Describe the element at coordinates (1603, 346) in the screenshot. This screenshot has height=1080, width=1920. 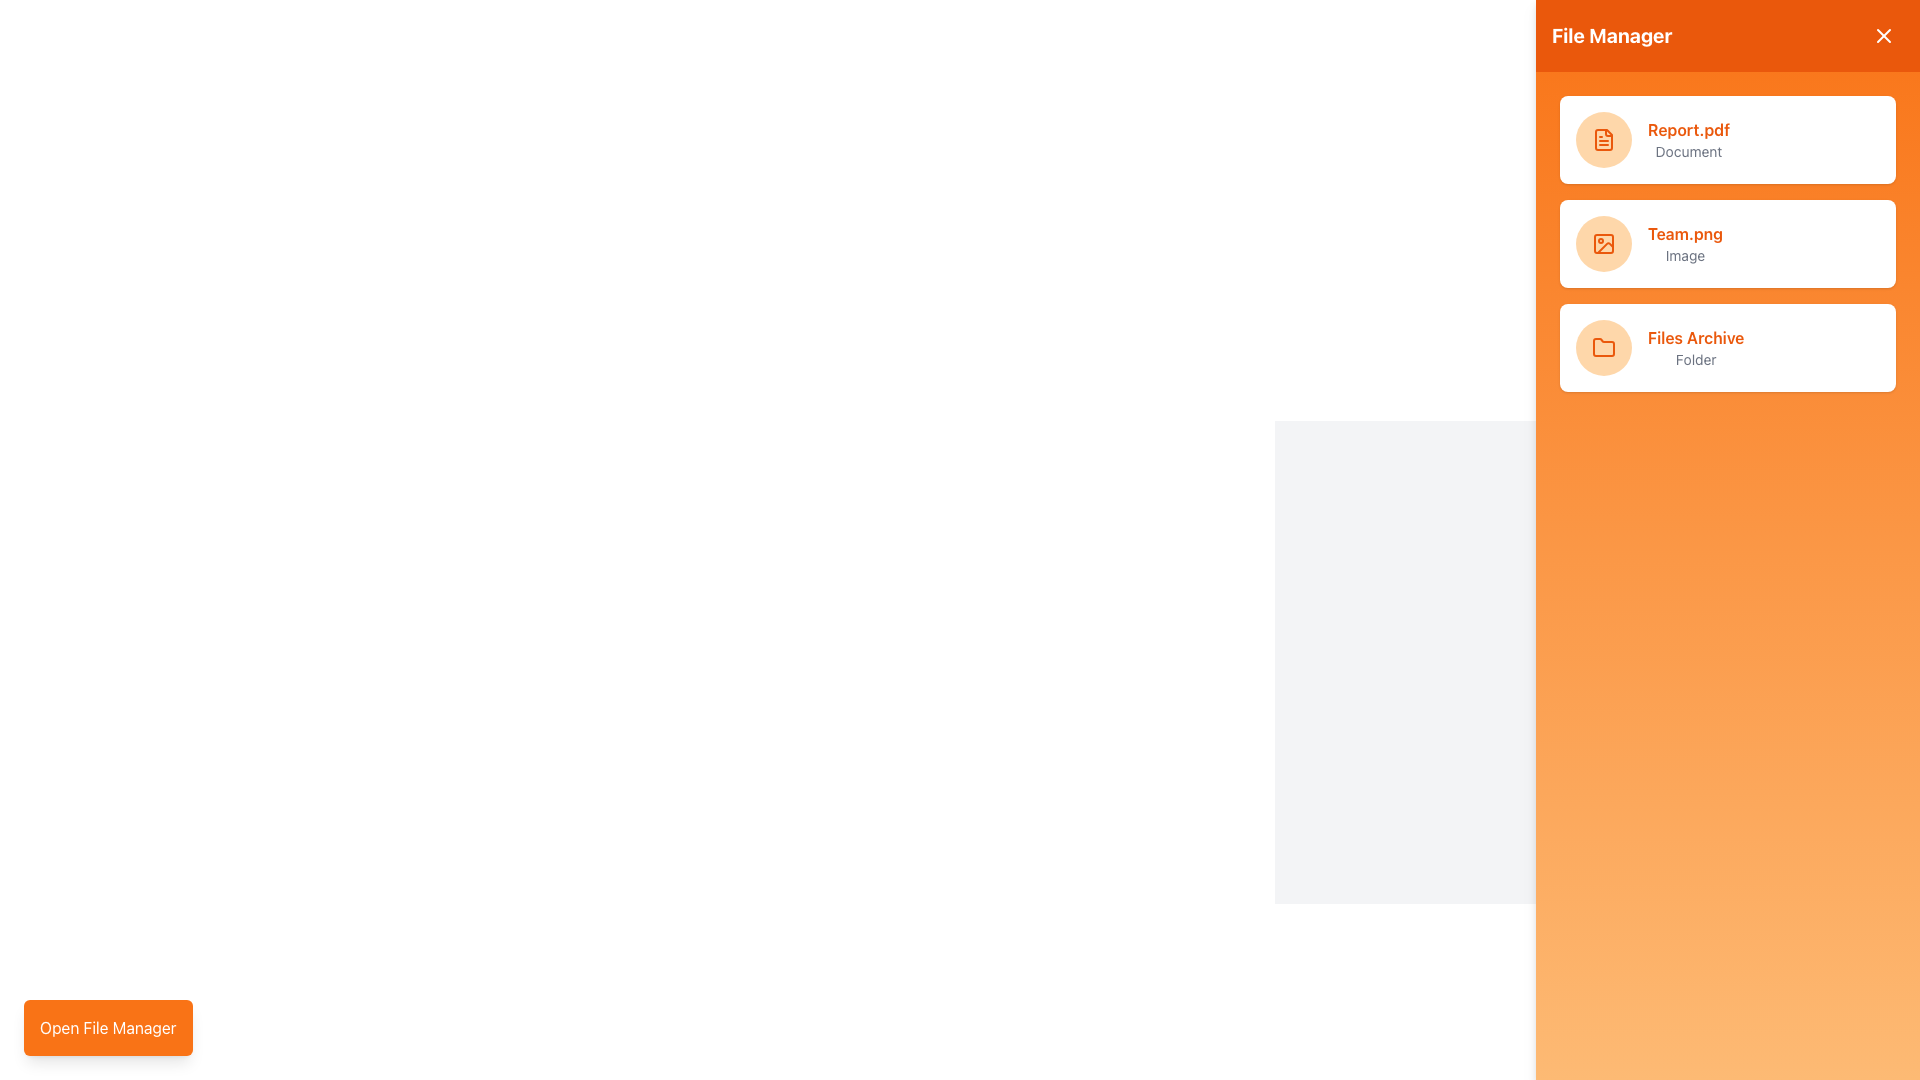
I see `the circular icon with a folder symbol inside, which has a slightly orange background and is located on the 'Files Archive' card in the 'File Manager' panel` at that location.